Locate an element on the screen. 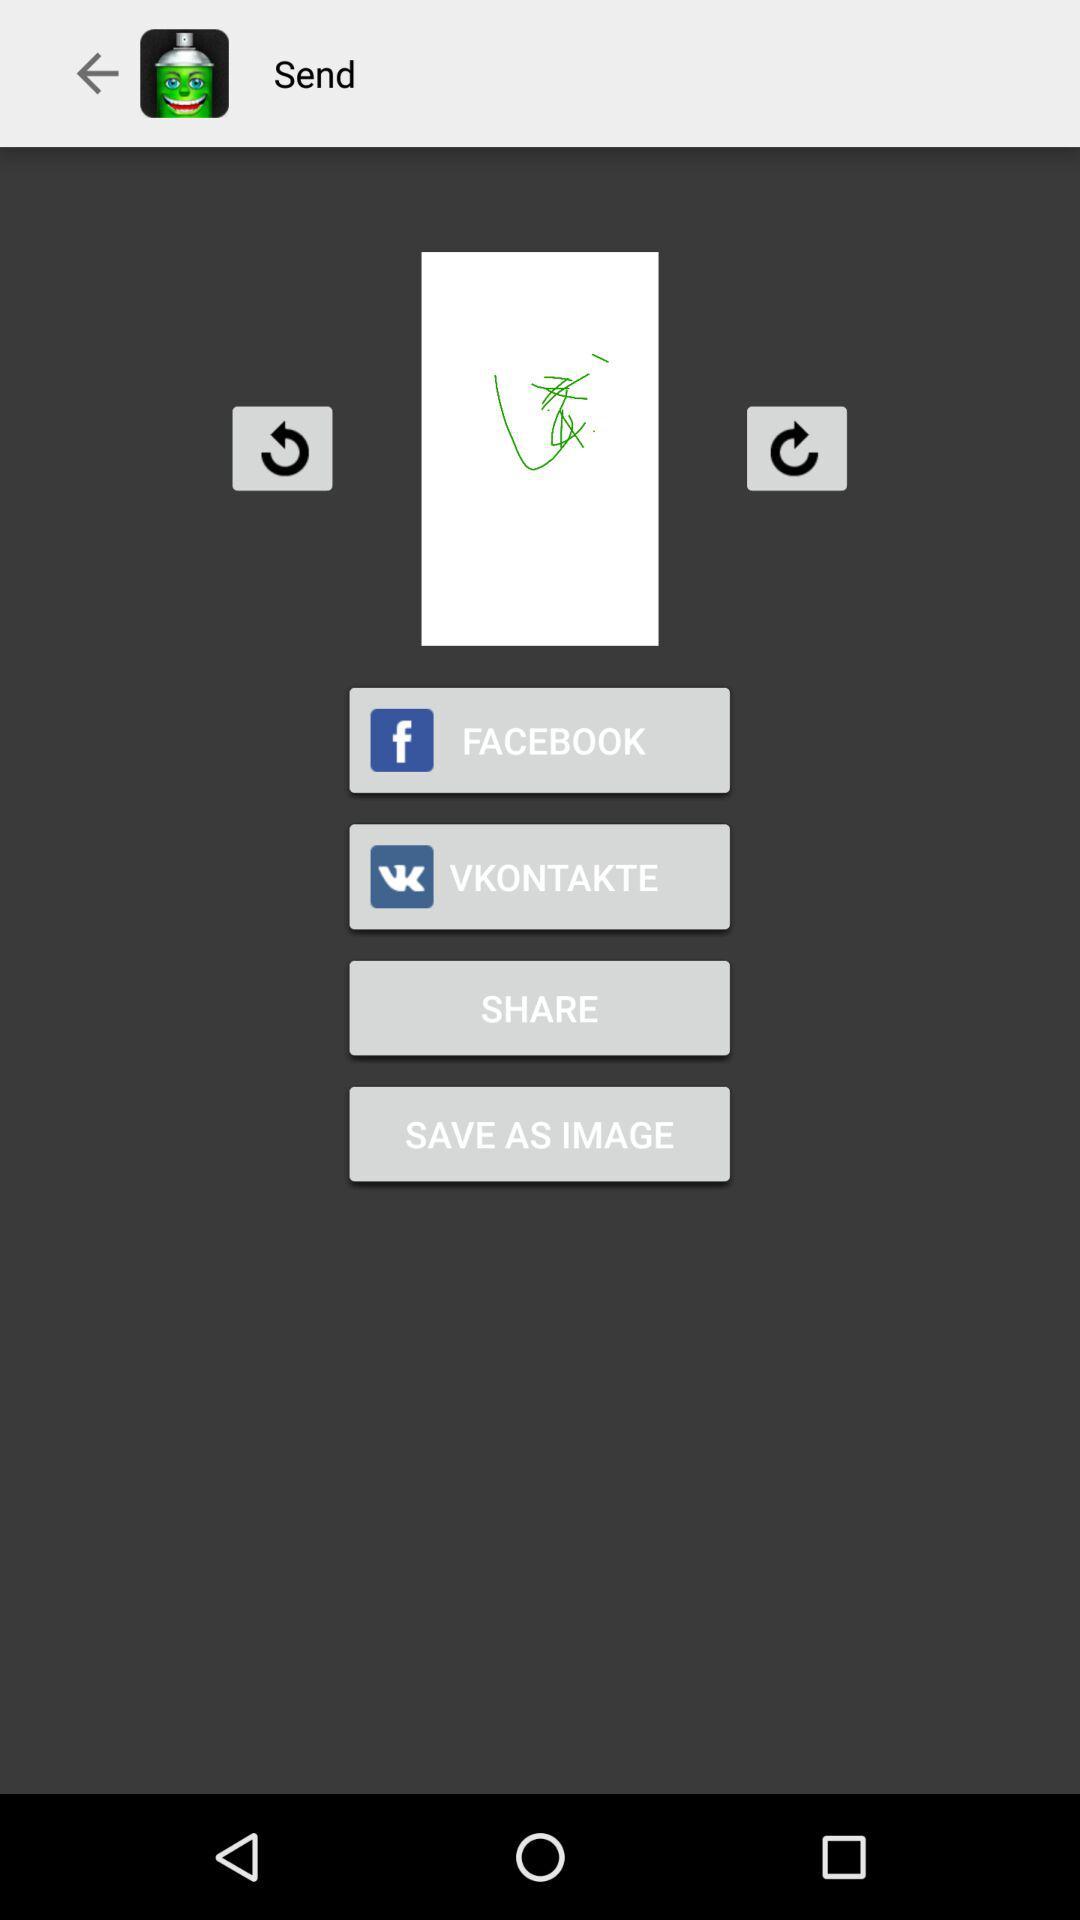 This screenshot has width=1080, height=1920. go back is located at coordinates (282, 447).